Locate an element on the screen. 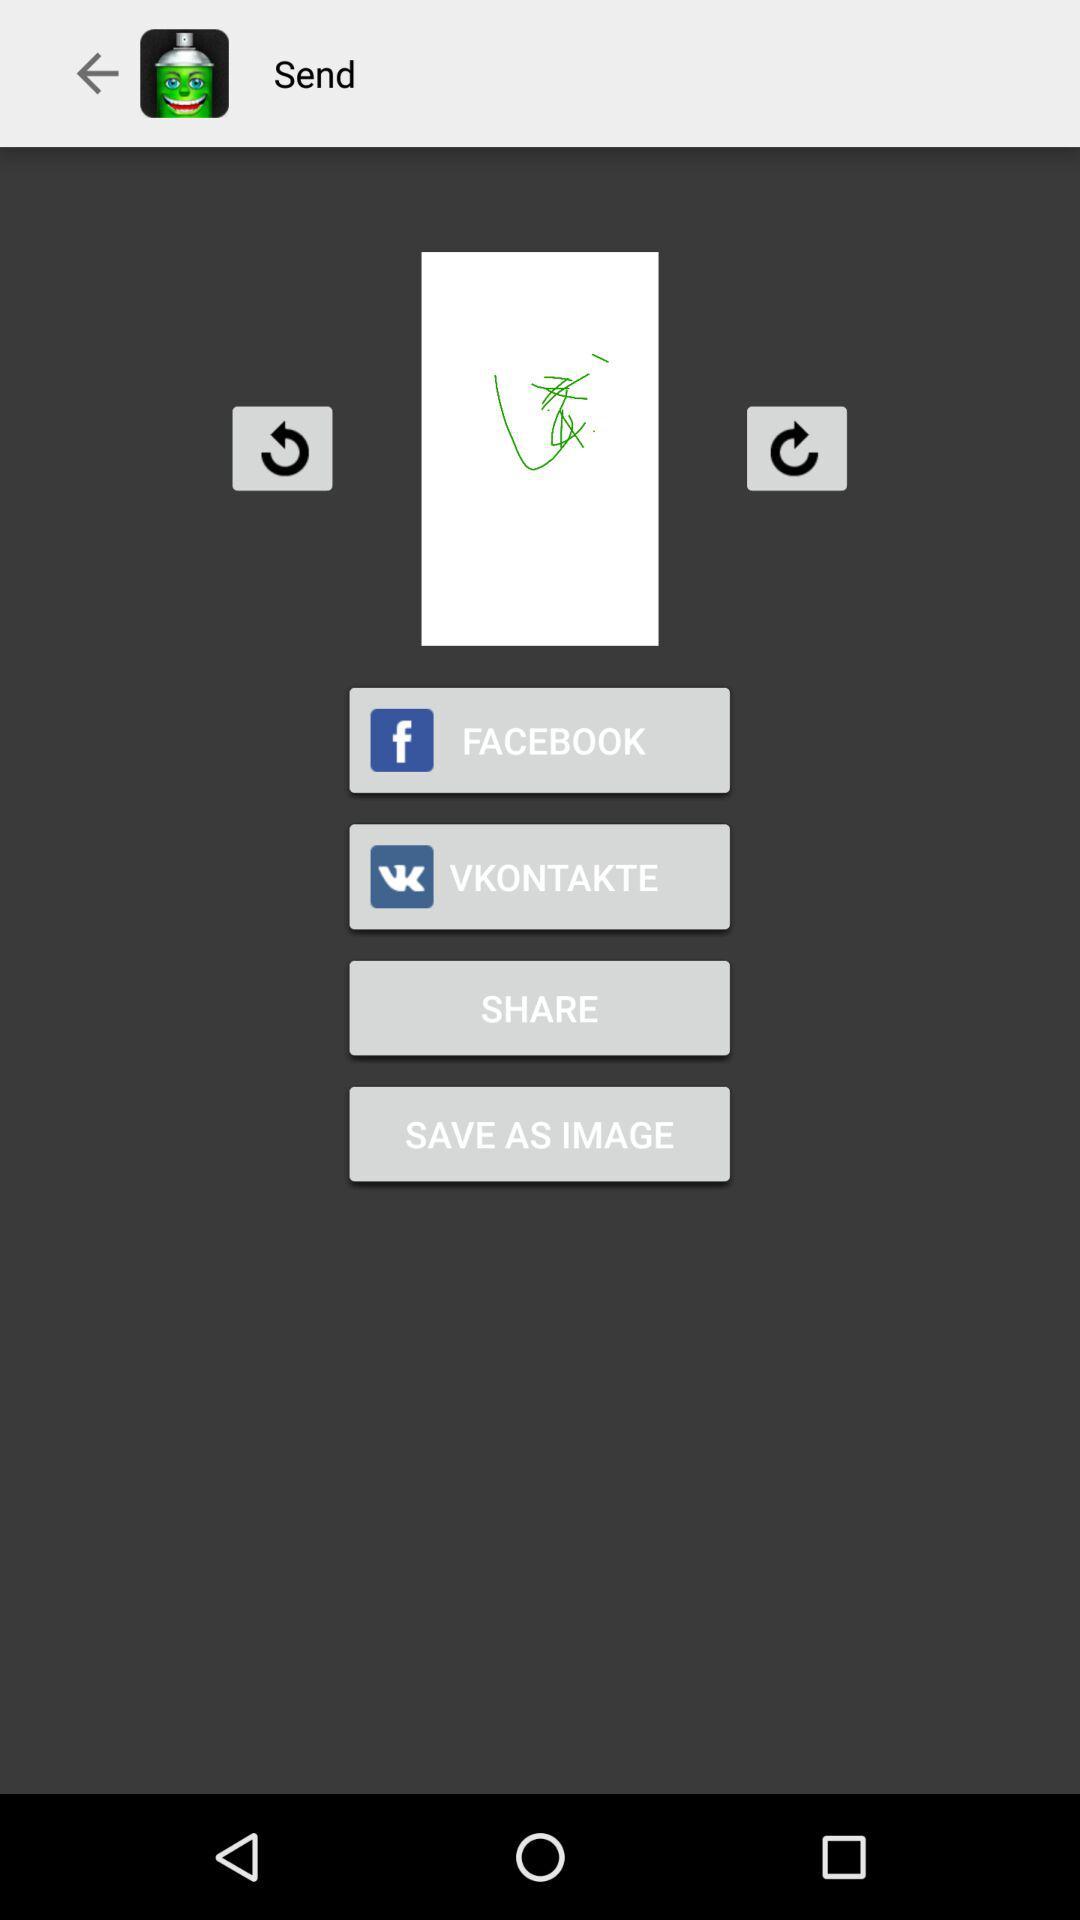 This screenshot has width=1080, height=1920. go back is located at coordinates (282, 447).